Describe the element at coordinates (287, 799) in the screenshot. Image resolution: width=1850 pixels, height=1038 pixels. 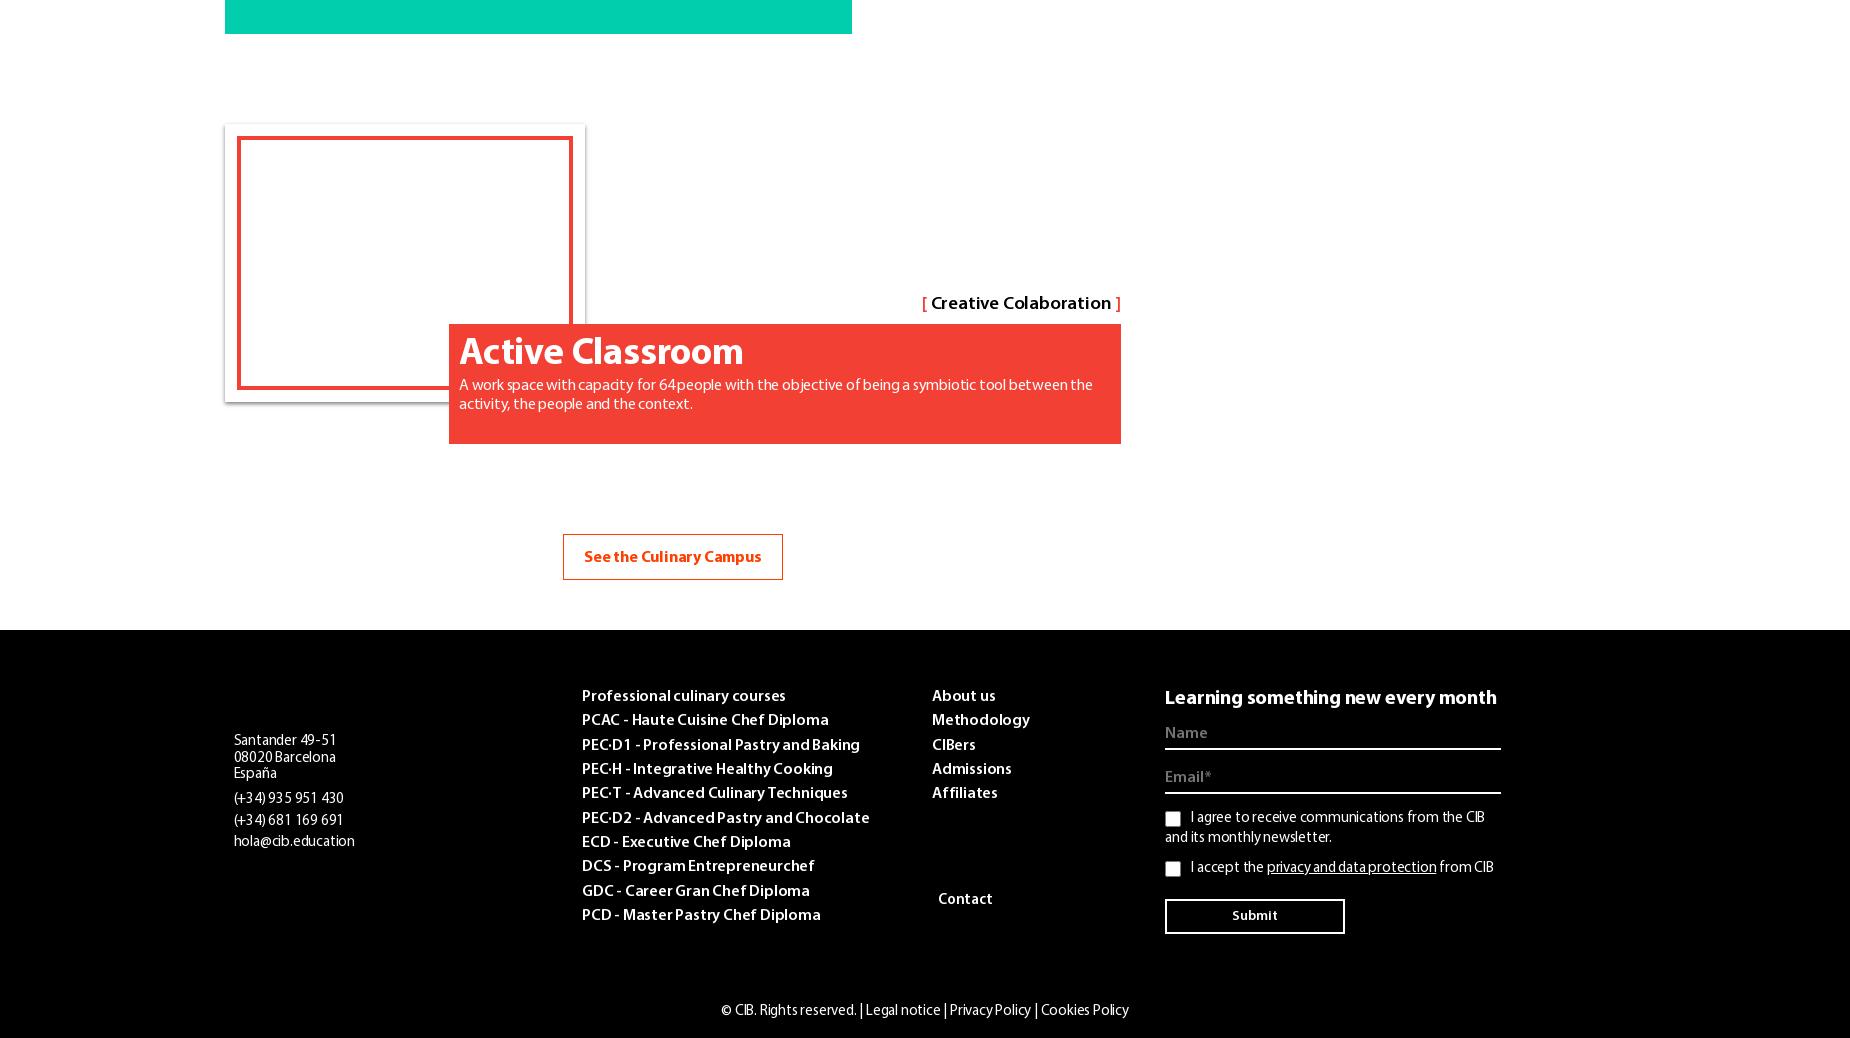
I see `'(+34) 935 951 430'` at that location.